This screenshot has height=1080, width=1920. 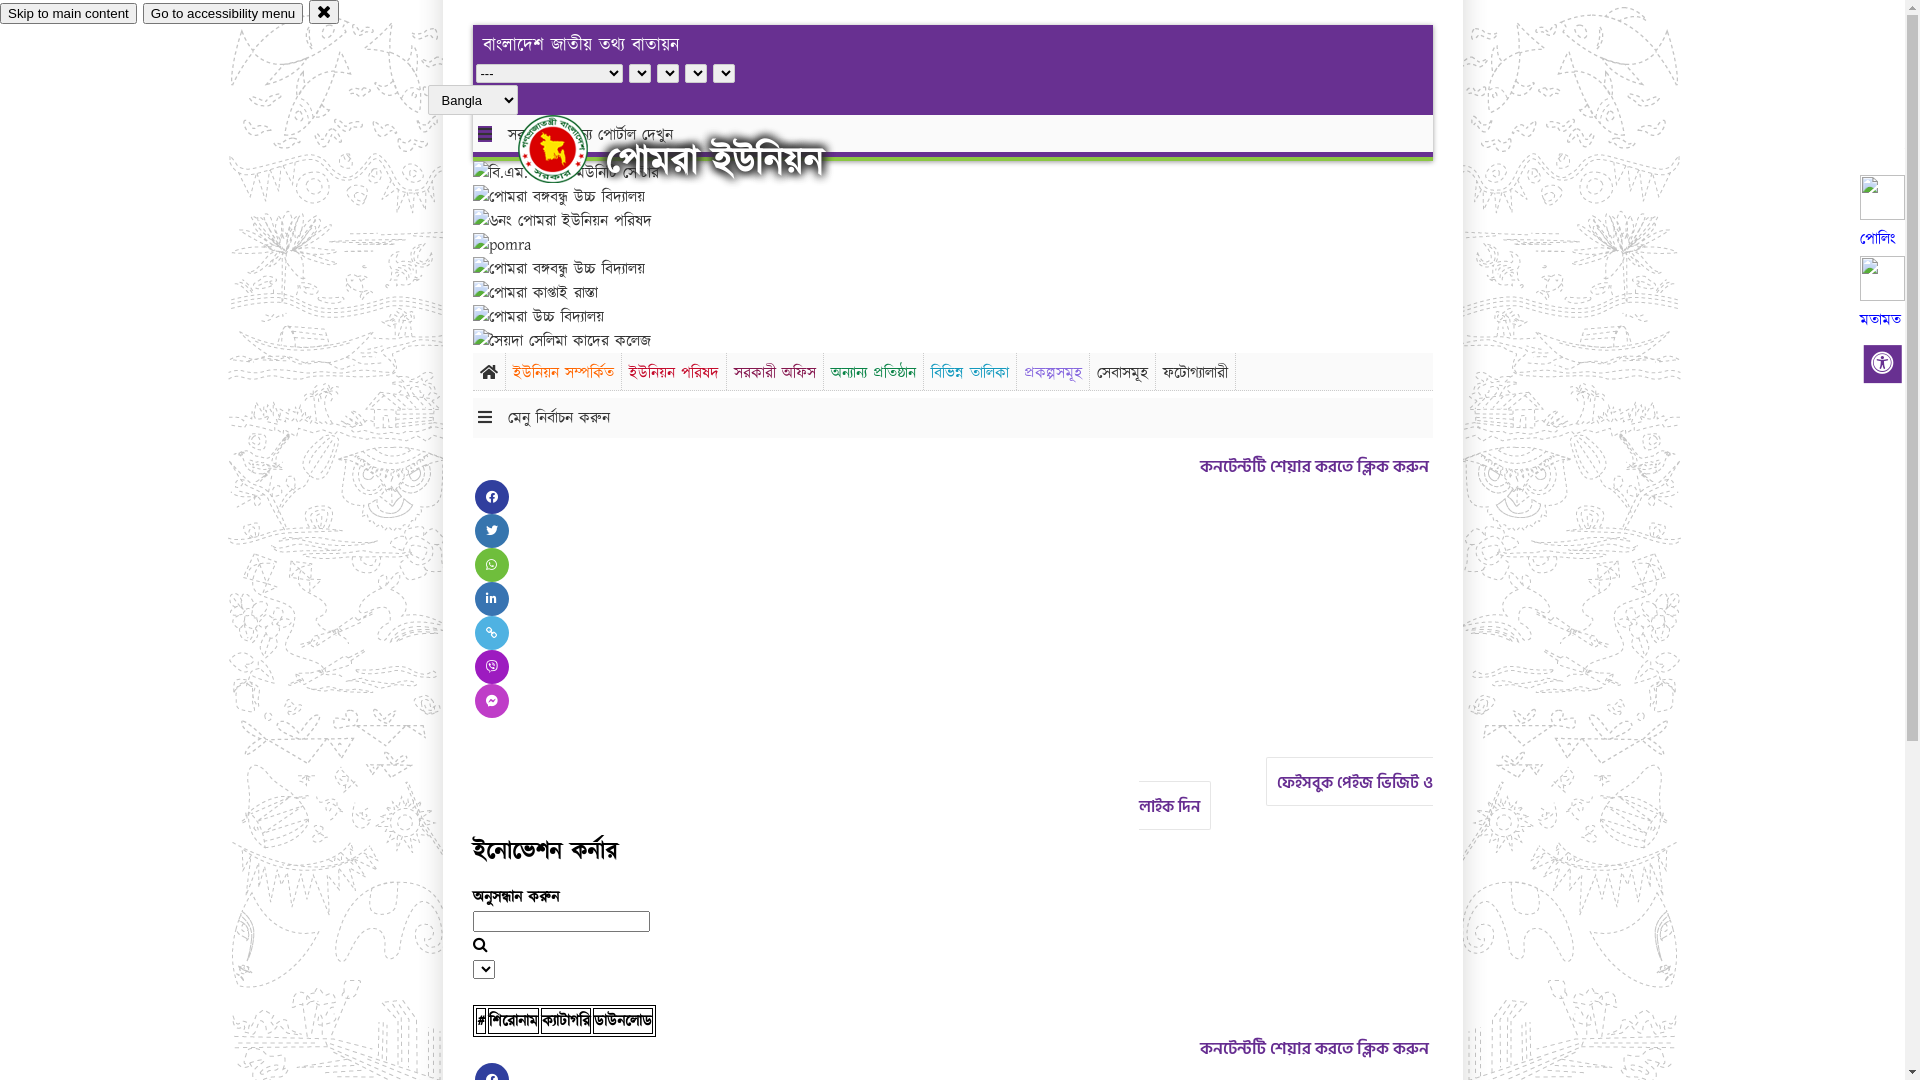 What do you see at coordinates (68, 13) in the screenshot?
I see `'Skip to main content'` at bounding box center [68, 13].